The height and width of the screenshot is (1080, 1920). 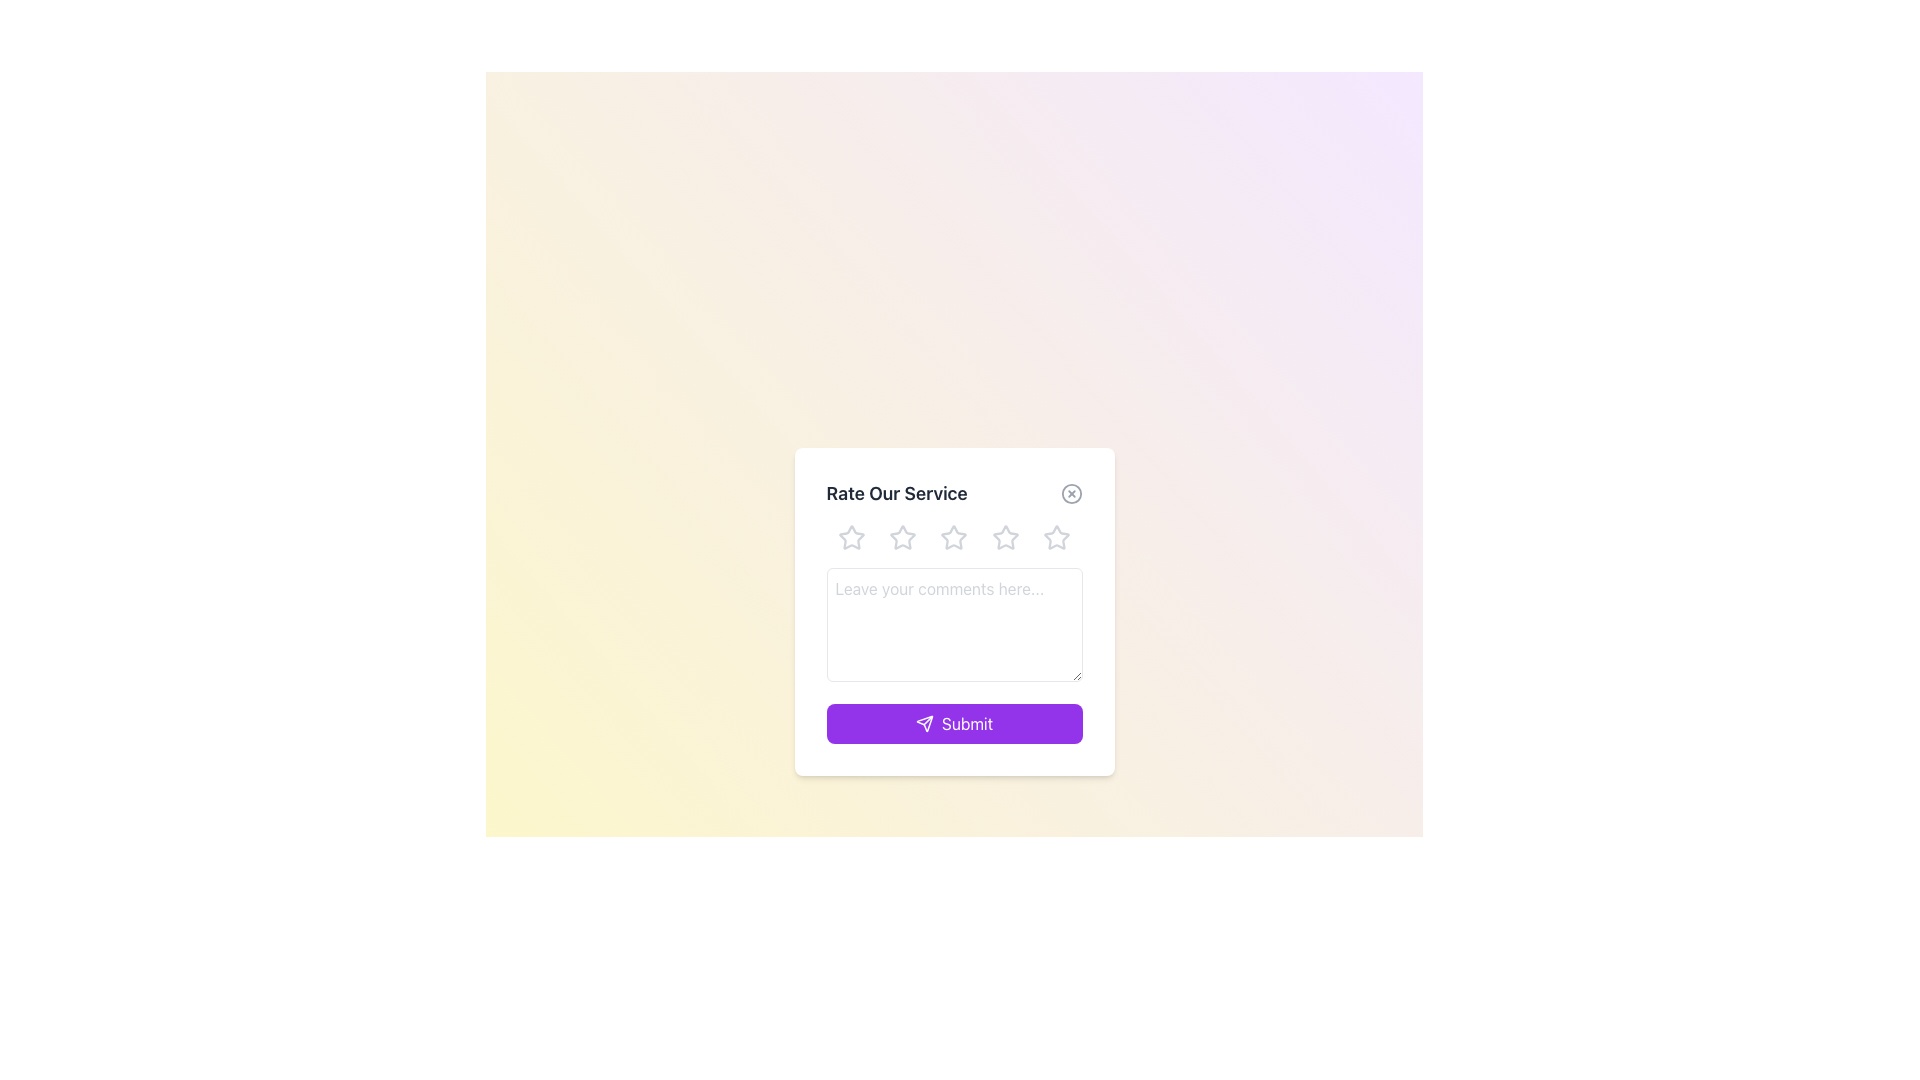 I want to click on the fourth star icon in the rating system, which allows users to select their rating feedback, so click(x=1005, y=536).